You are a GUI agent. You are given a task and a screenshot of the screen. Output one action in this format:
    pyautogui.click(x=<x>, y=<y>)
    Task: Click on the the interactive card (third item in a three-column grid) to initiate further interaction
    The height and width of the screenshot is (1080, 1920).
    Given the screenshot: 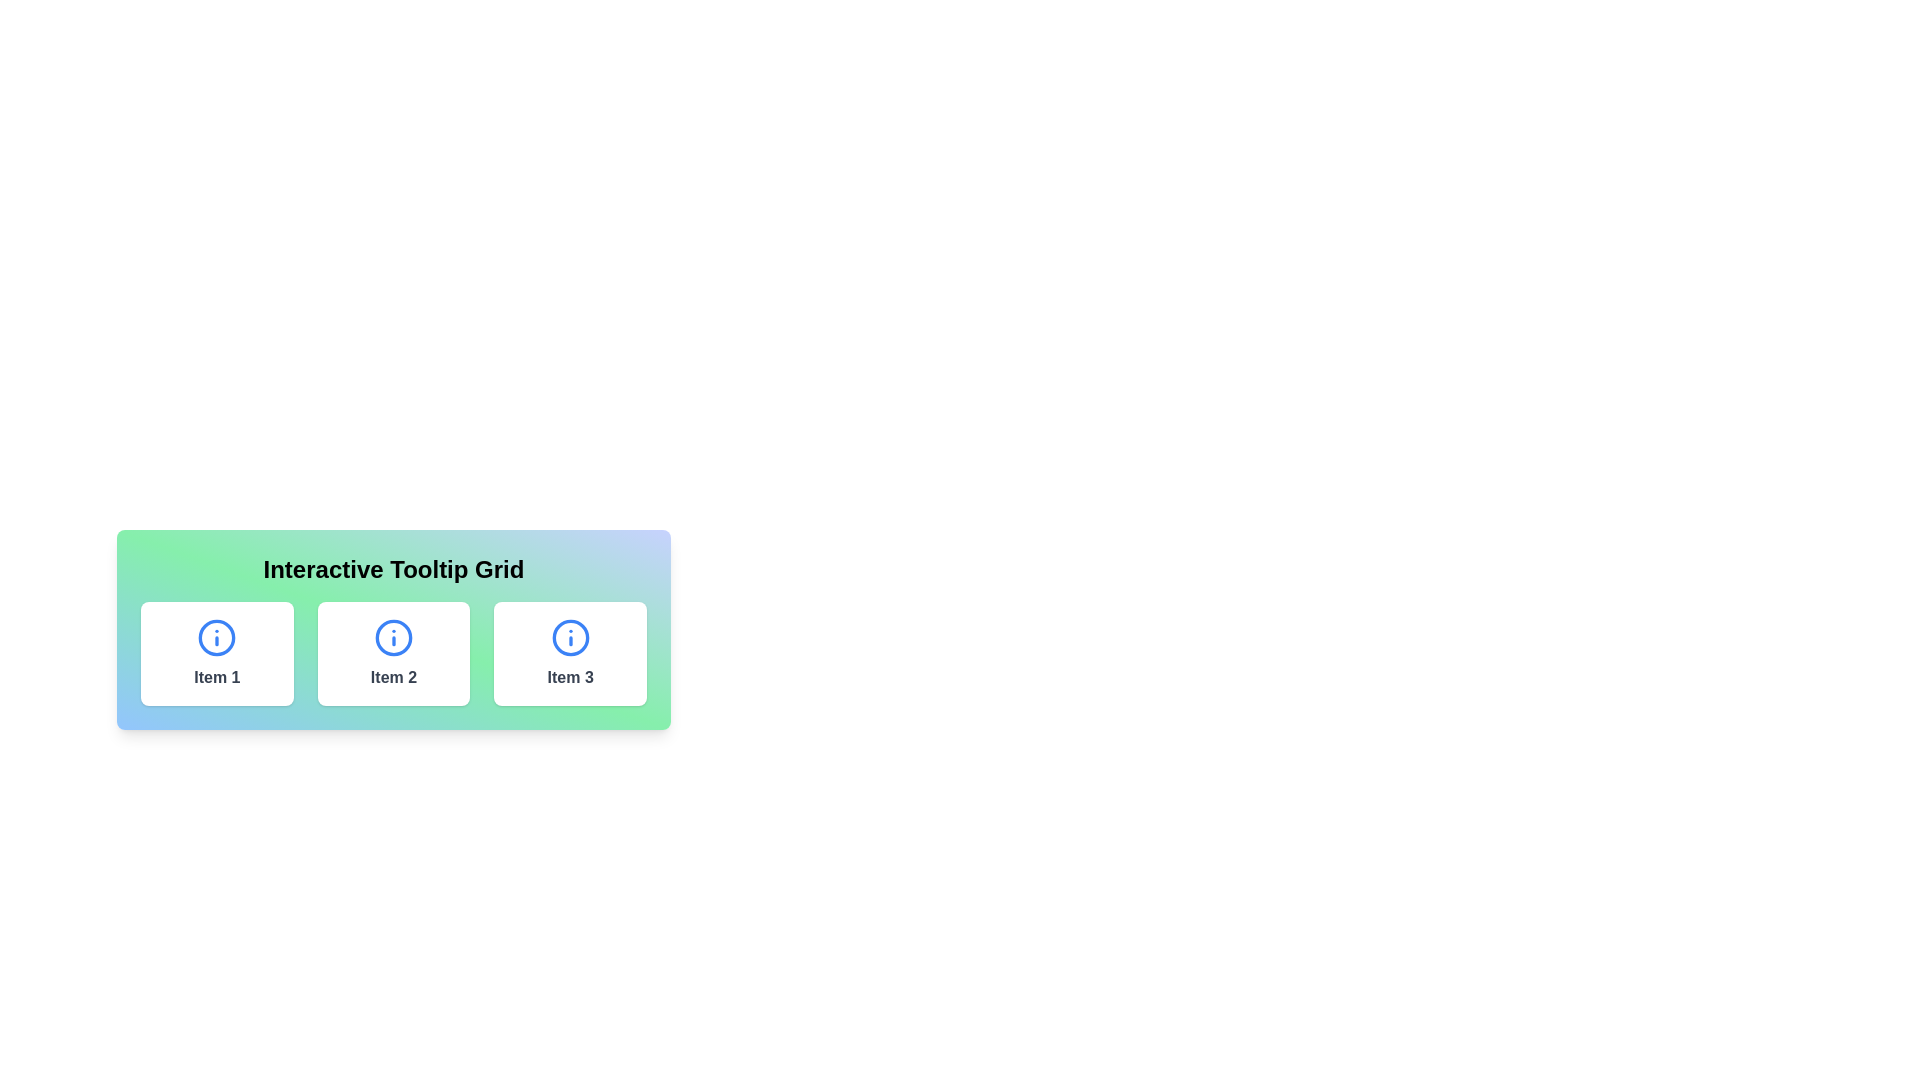 What is the action you would take?
    pyautogui.click(x=569, y=654)
    